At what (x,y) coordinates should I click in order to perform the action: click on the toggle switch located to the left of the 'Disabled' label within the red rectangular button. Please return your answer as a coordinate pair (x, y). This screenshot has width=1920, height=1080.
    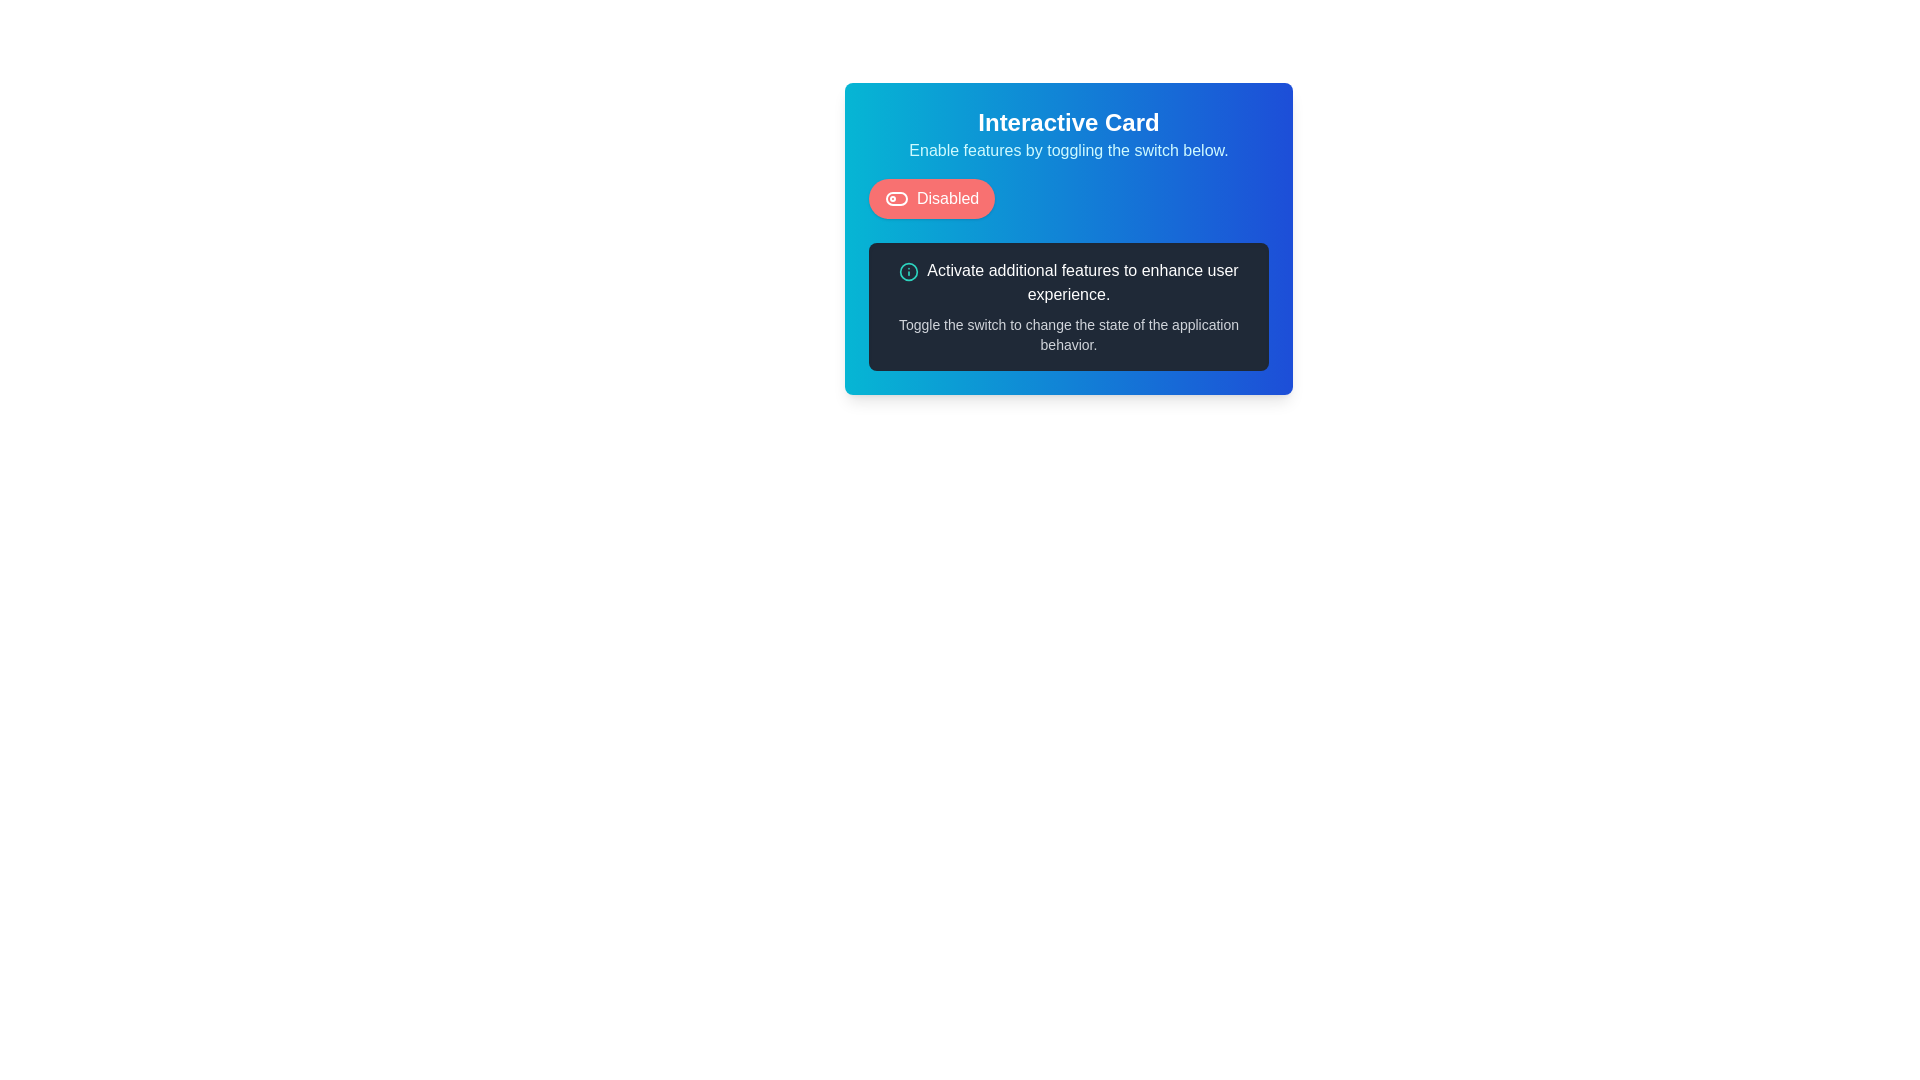
    Looking at the image, I should click on (896, 199).